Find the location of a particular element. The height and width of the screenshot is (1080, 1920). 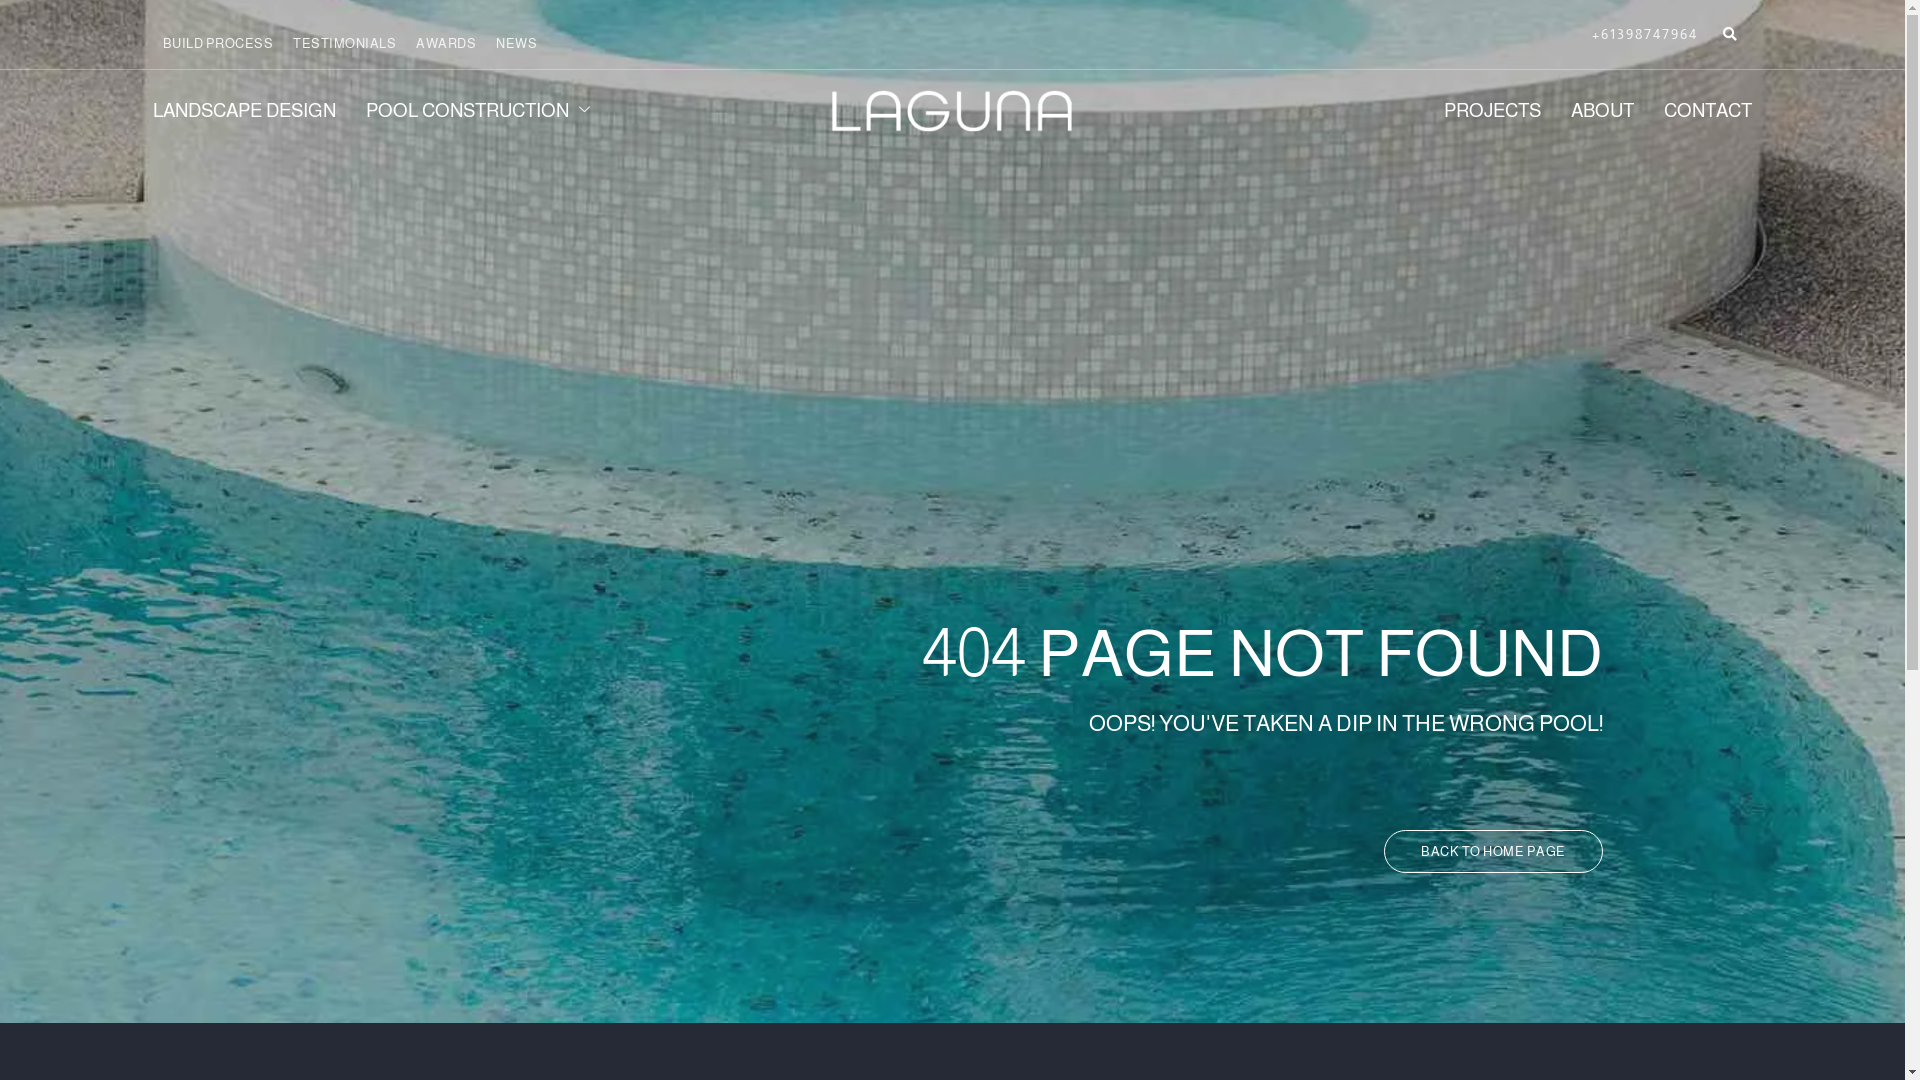

'CONTACT' is located at coordinates (1633, 111).